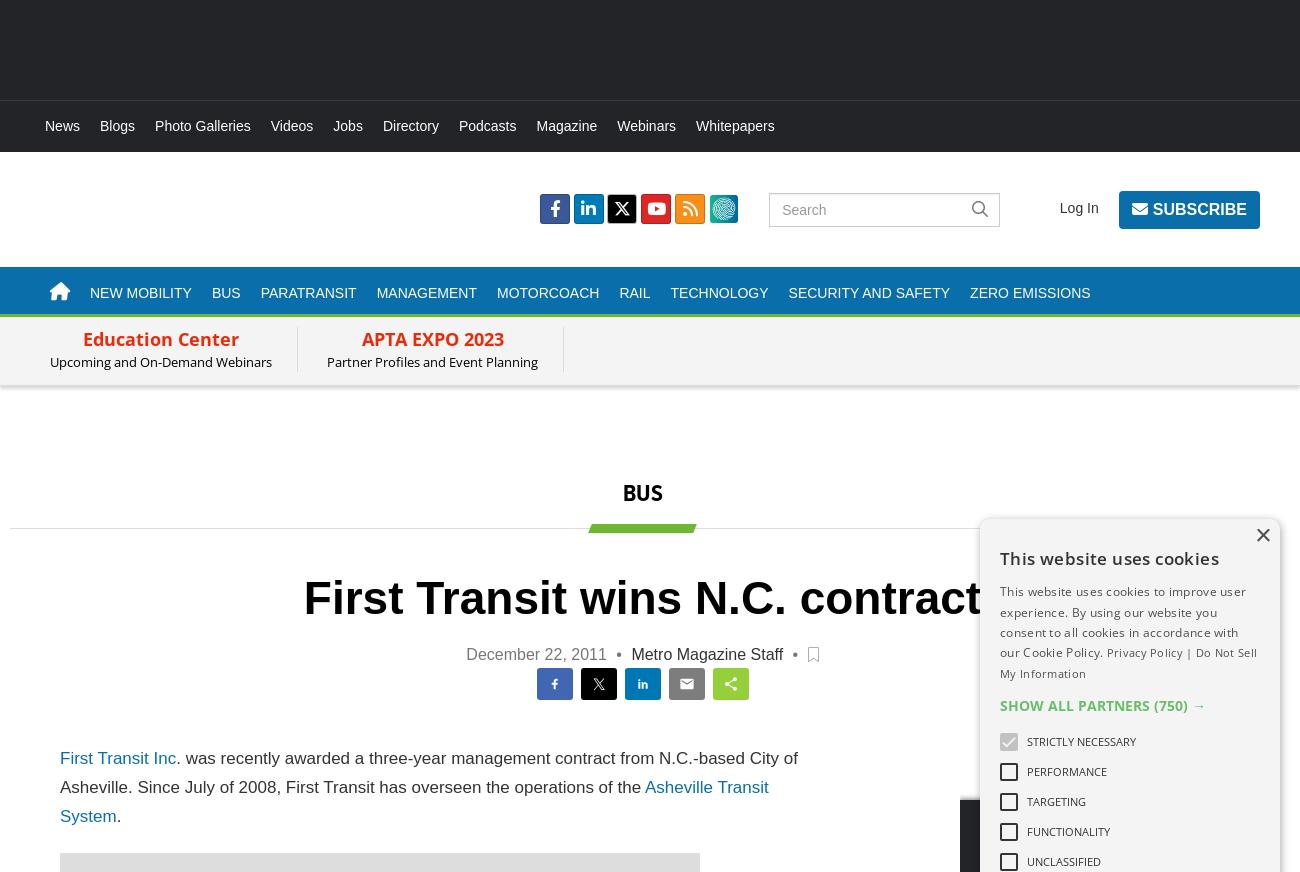 The height and width of the screenshot is (872, 1300). Describe the element at coordinates (431, 339) in the screenshot. I see `'APTA EXPO 2023'` at that location.